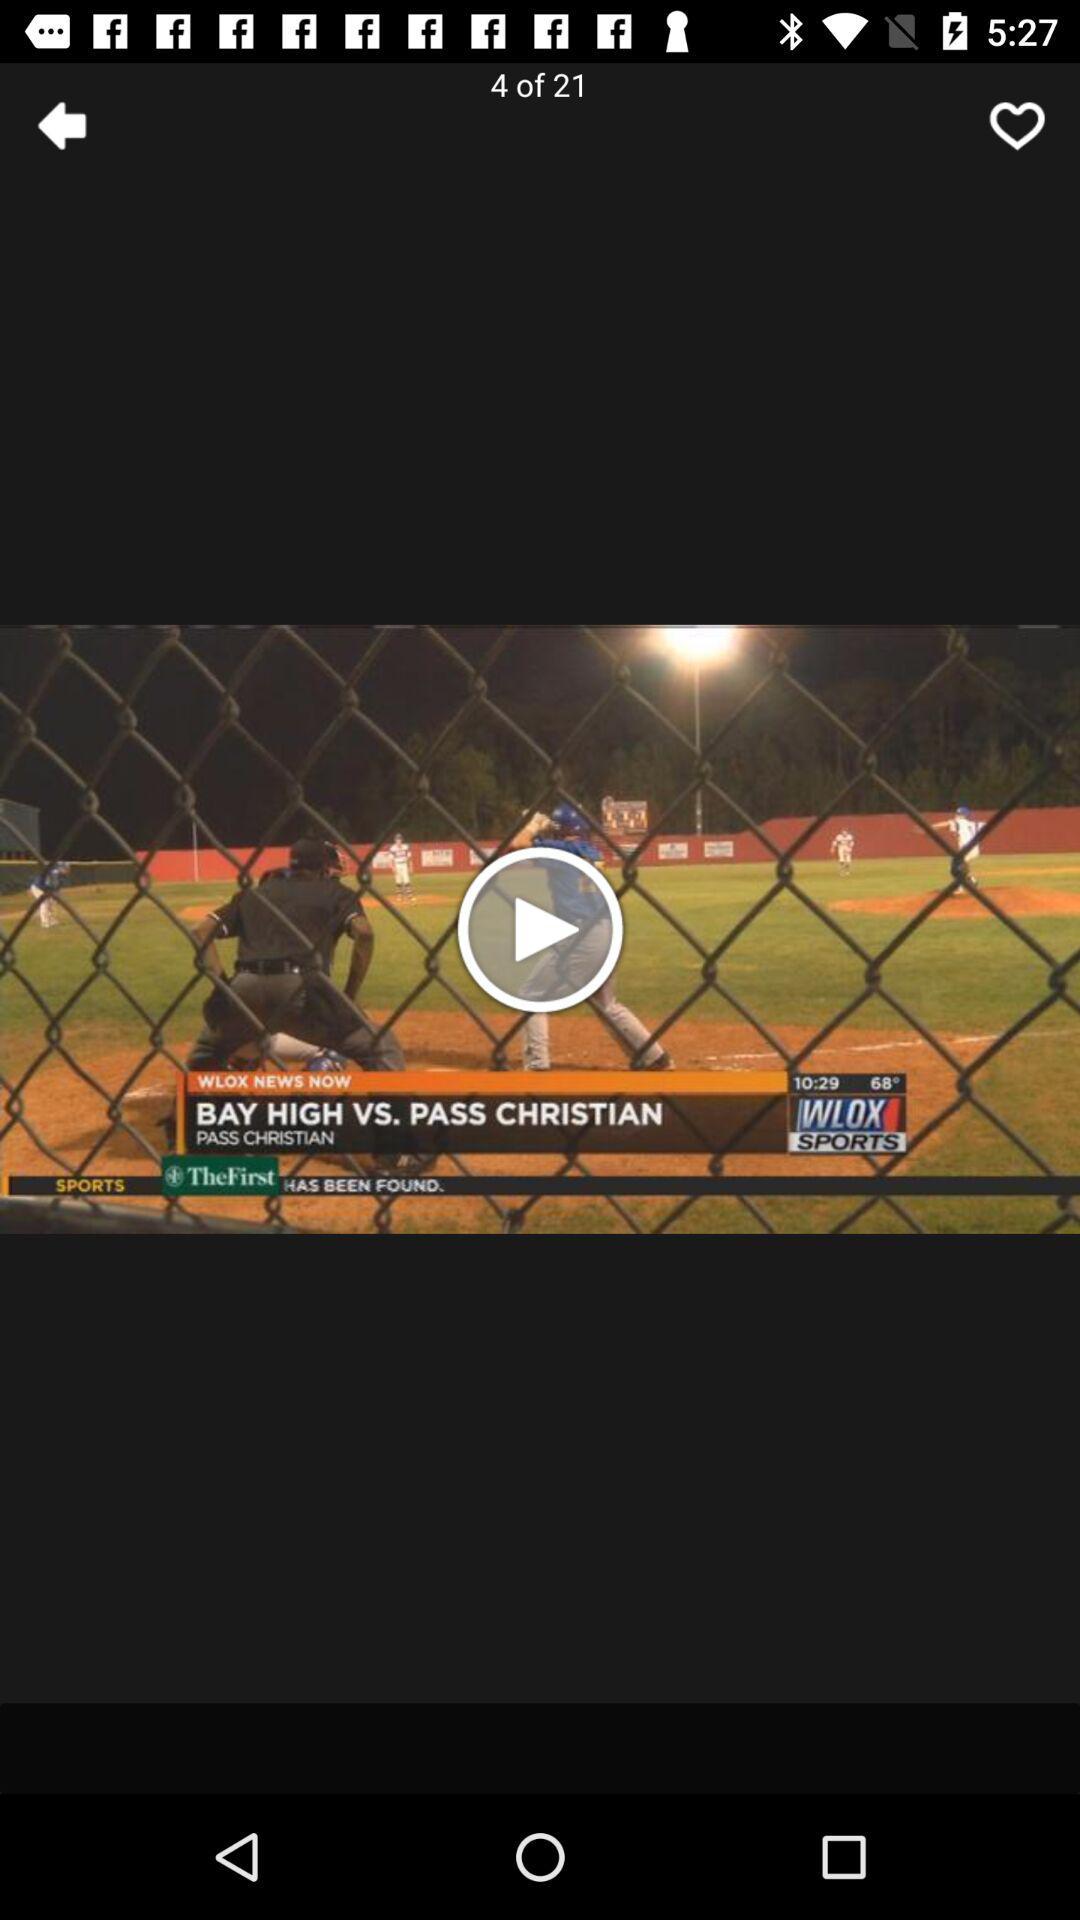  Describe the element at coordinates (61, 124) in the screenshot. I see `previous page` at that location.